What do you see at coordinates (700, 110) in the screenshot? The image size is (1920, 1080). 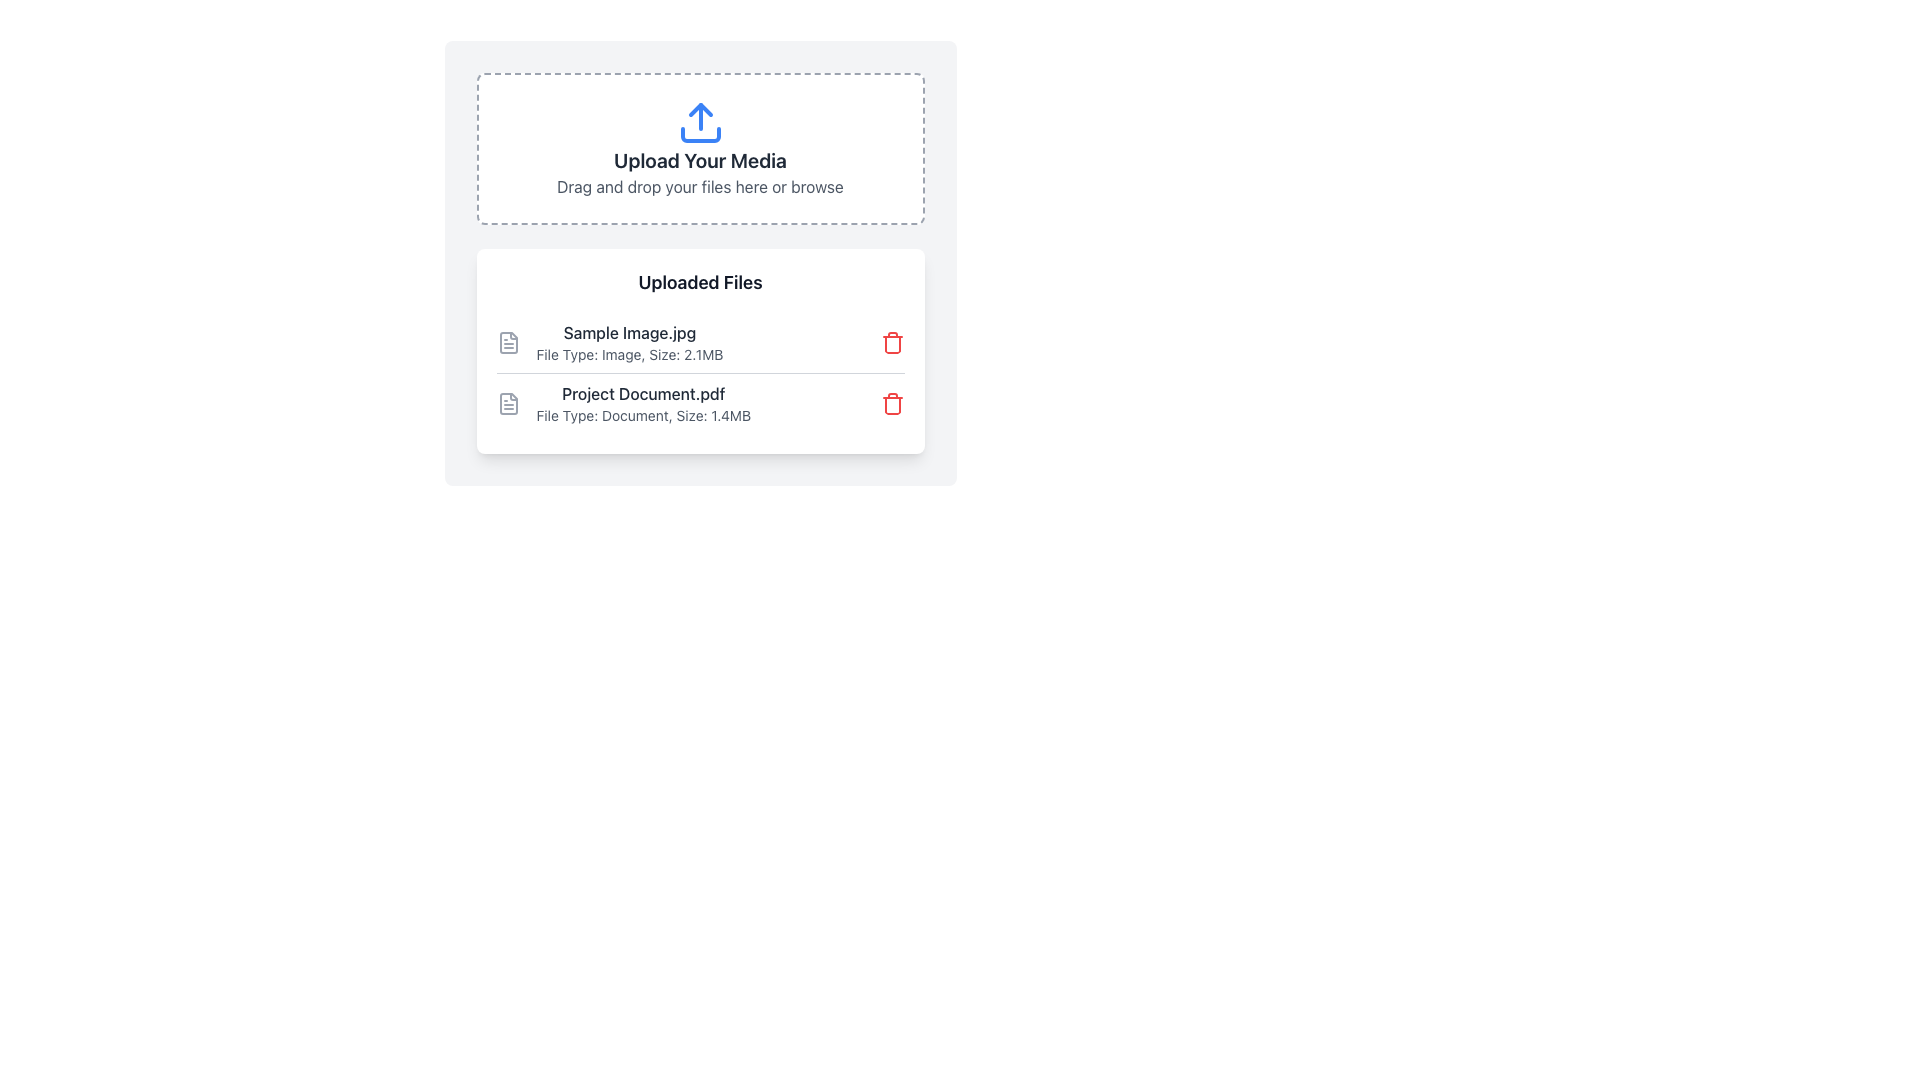 I see `the triangular arrowhead of the upload icon, which visually represents the action of uploading files or data, located in the center of the 'Upload Your Media' section` at bounding box center [700, 110].